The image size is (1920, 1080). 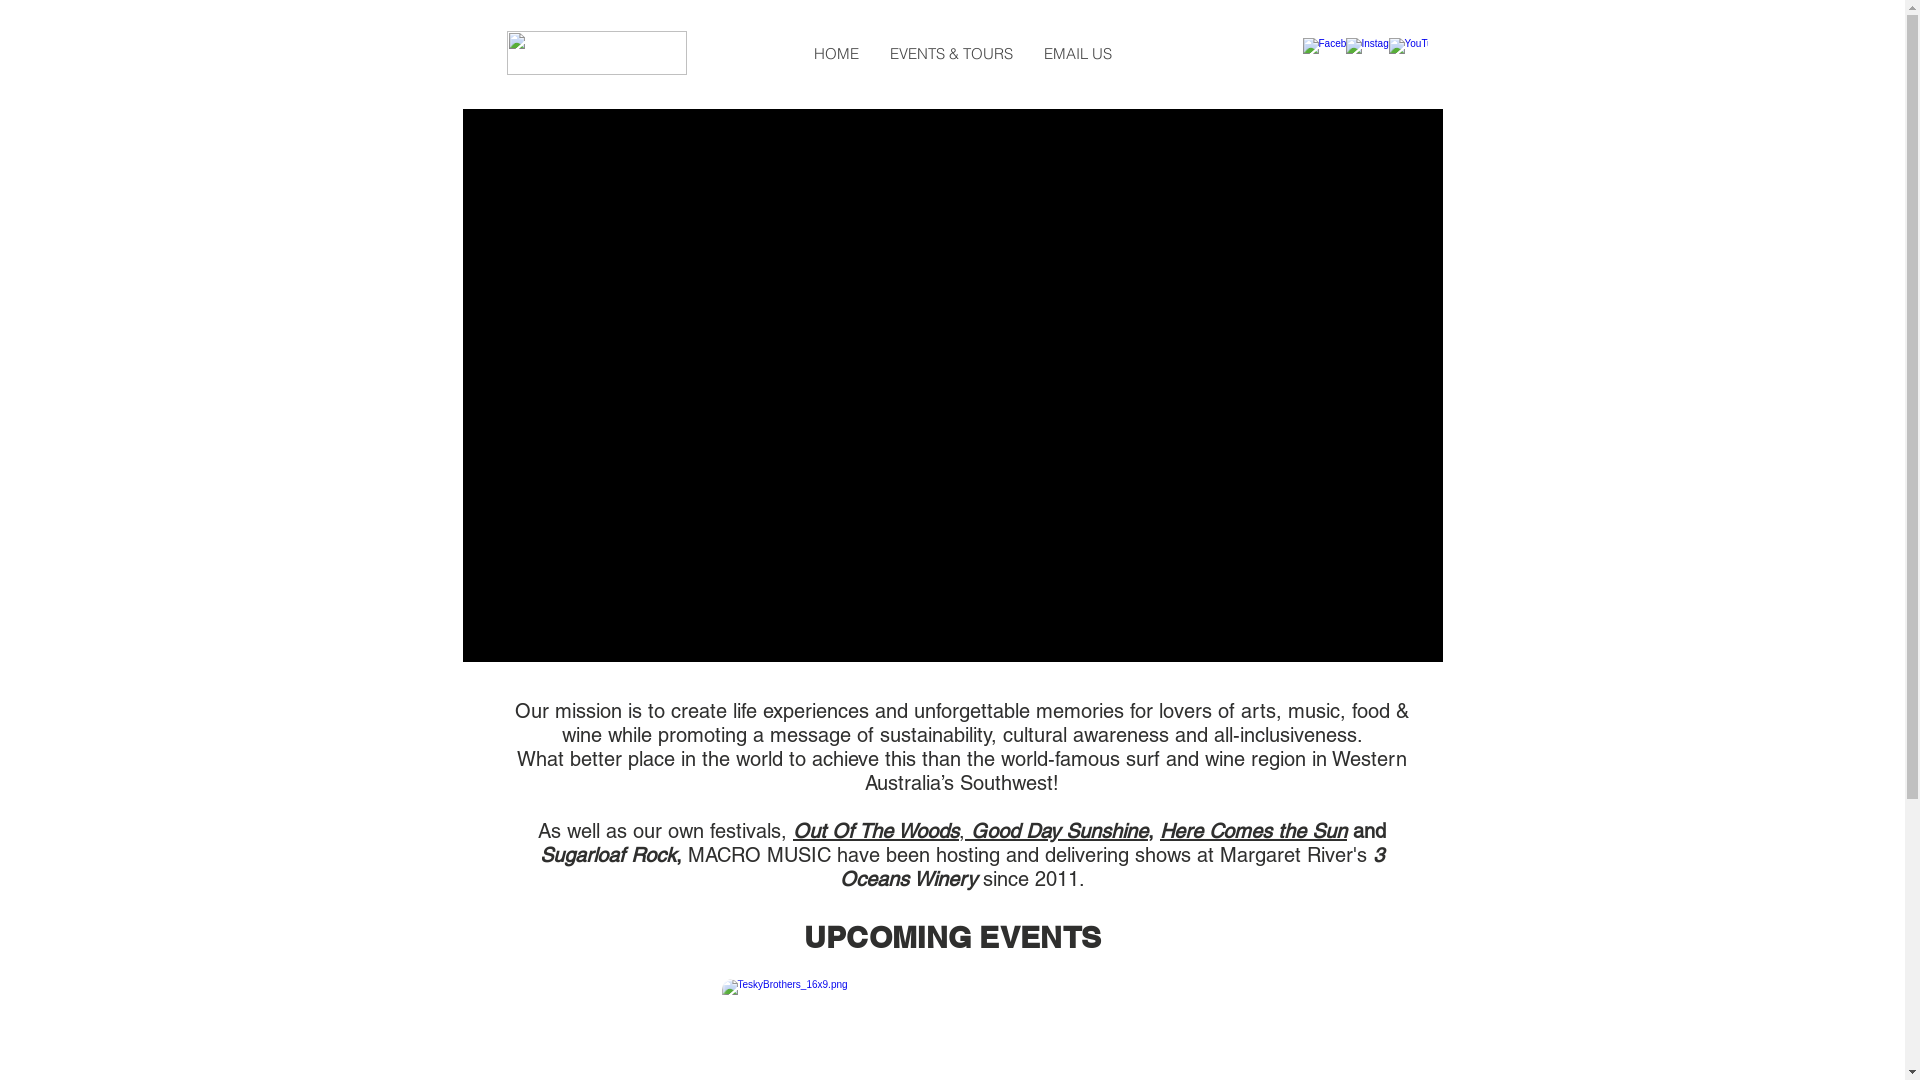 I want to click on 'EVENTS & TOURS', so click(x=949, y=52).